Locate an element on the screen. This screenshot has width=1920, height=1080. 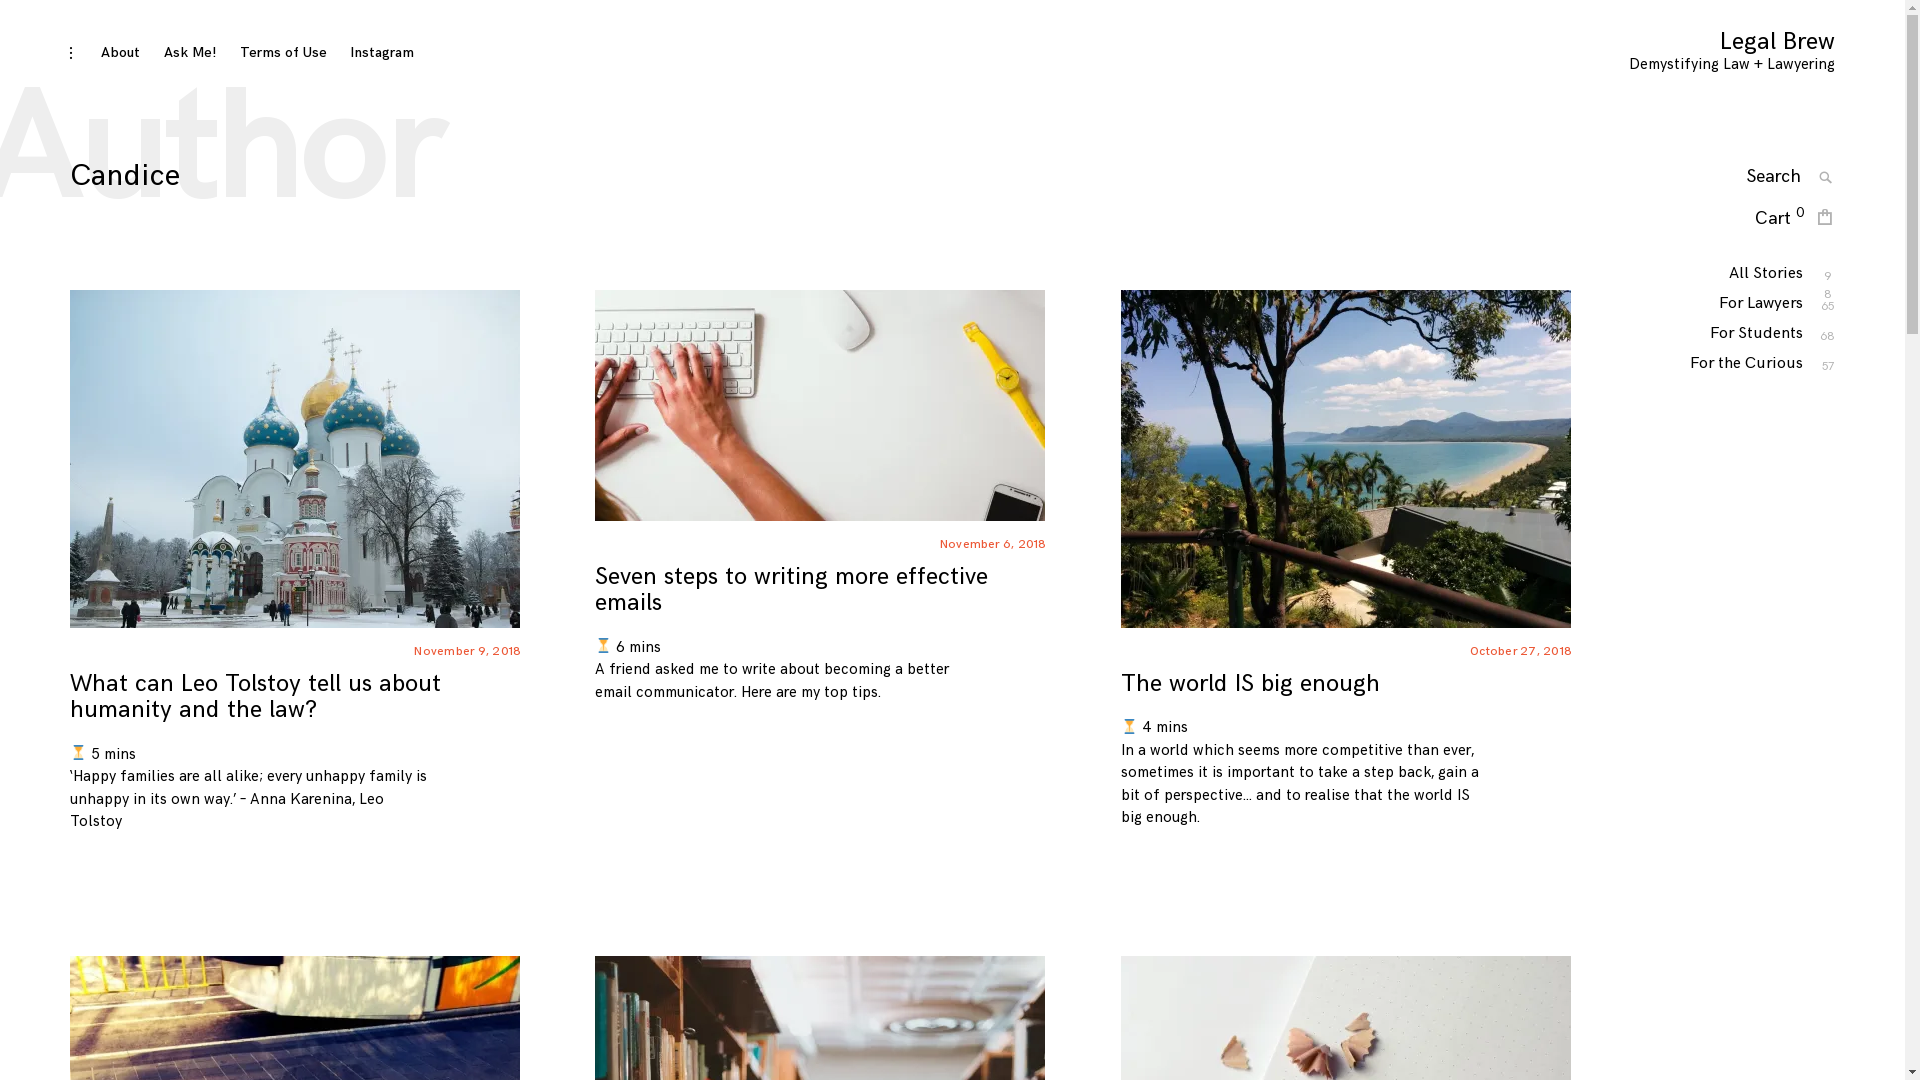
'Legal Brew' is located at coordinates (1777, 41).